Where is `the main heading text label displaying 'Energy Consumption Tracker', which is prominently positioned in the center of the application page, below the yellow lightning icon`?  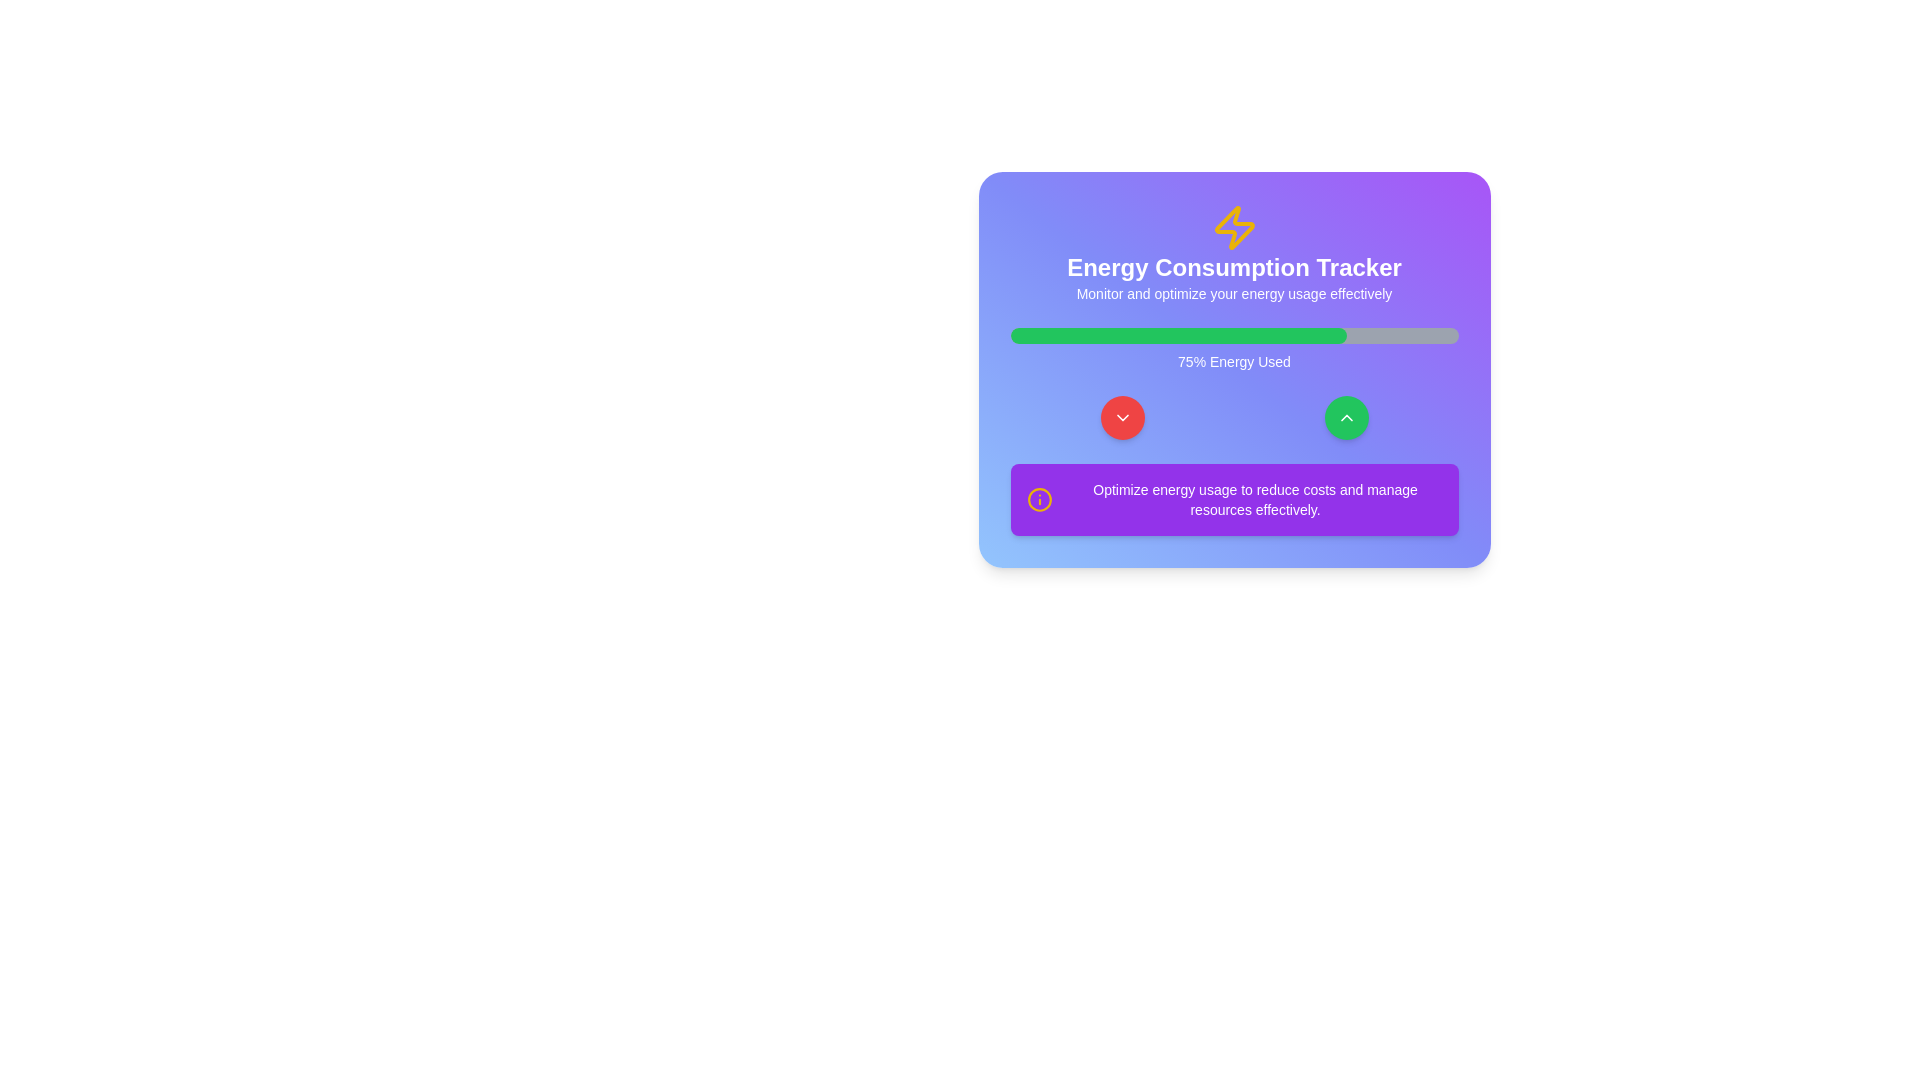
the main heading text label displaying 'Energy Consumption Tracker', which is prominently positioned in the center of the application page, below the yellow lightning icon is located at coordinates (1233, 266).